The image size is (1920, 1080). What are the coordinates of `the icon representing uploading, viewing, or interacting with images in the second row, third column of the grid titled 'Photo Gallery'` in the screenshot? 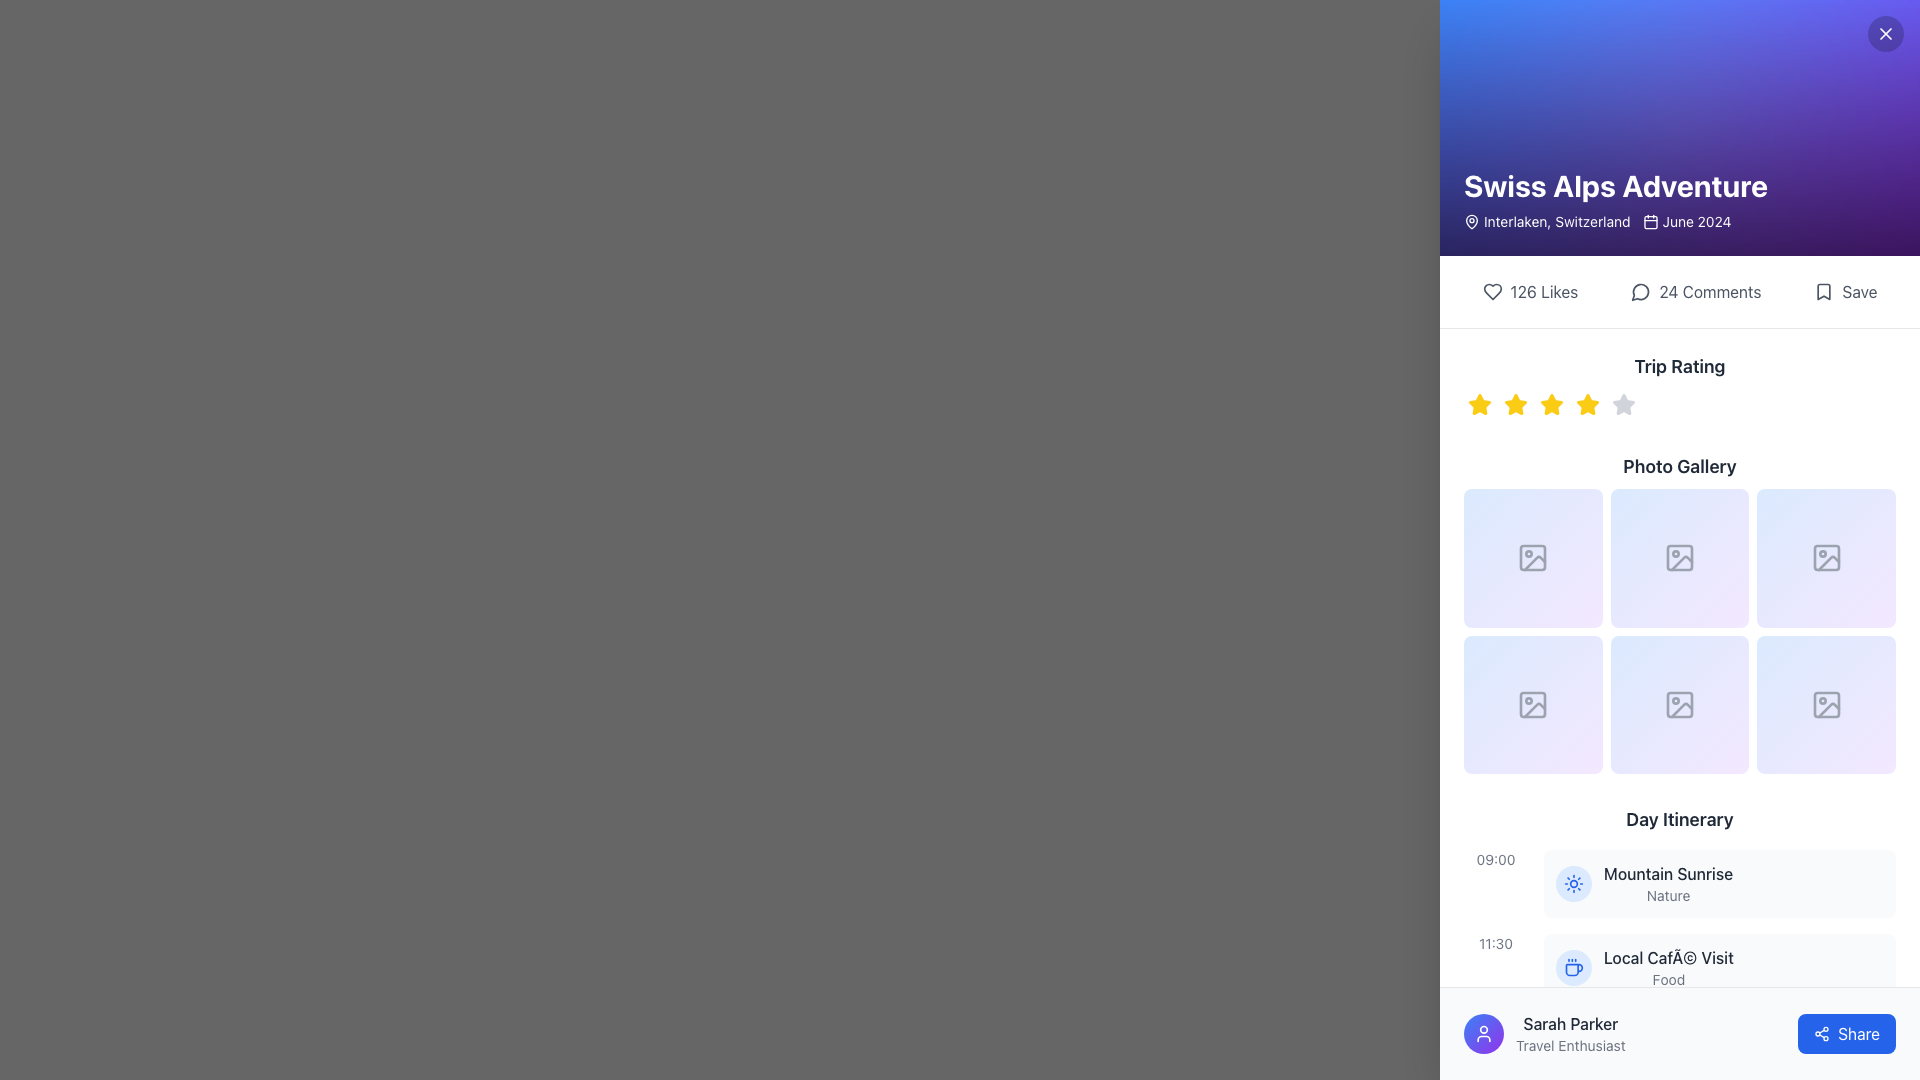 It's located at (1826, 704).